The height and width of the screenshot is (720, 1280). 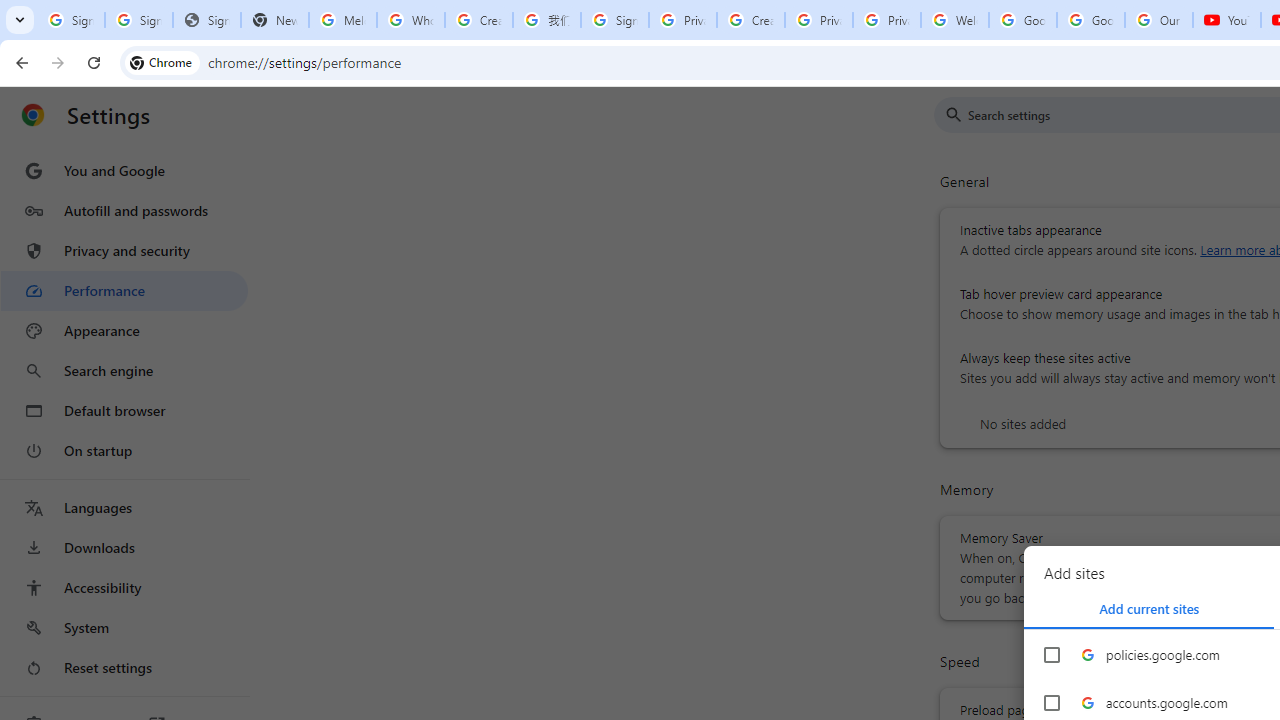 I want to click on 'YouTube', so click(x=1225, y=20).